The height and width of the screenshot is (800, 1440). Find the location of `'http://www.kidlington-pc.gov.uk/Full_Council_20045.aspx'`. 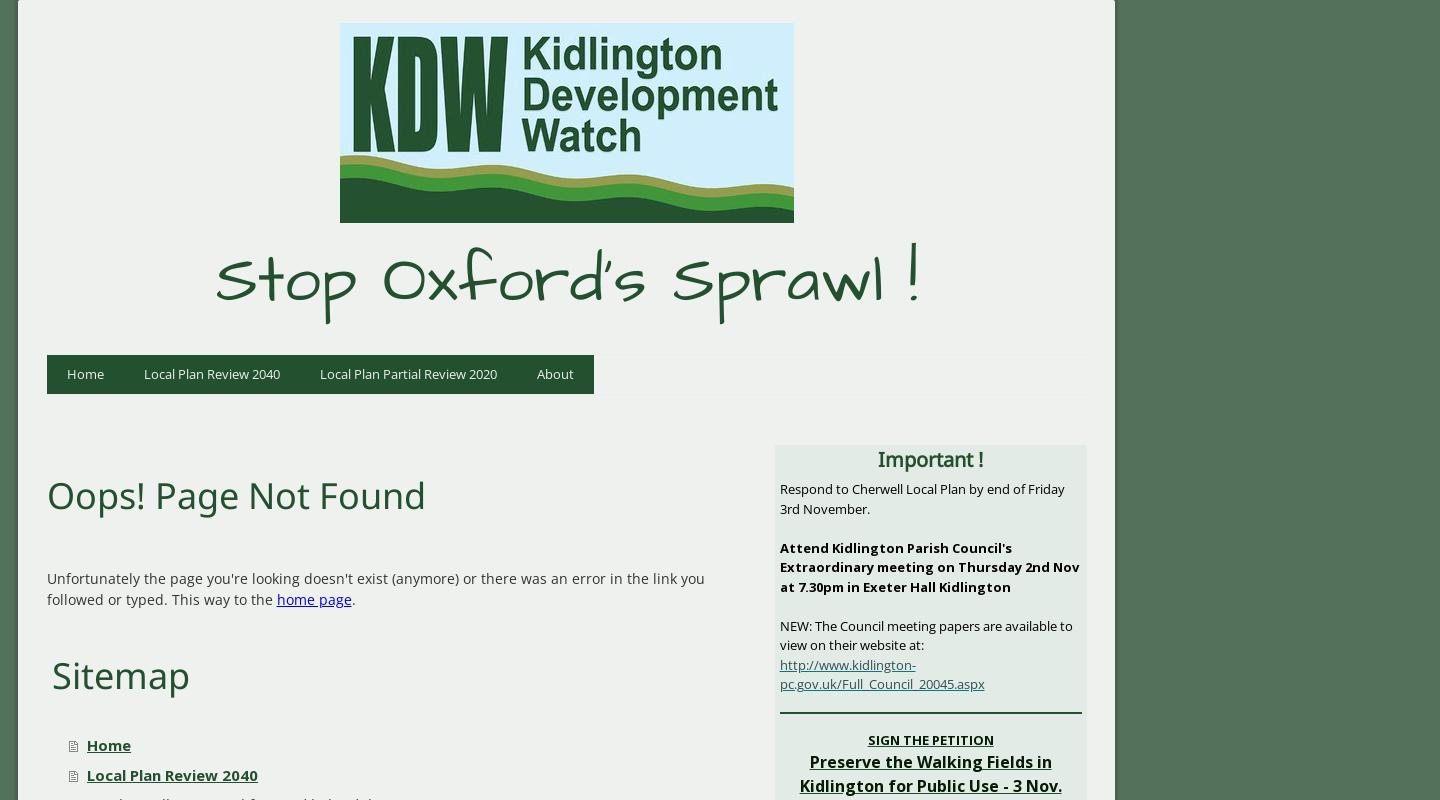

'http://www.kidlington-pc.gov.uk/Full_Council_20045.aspx' is located at coordinates (880, 674).